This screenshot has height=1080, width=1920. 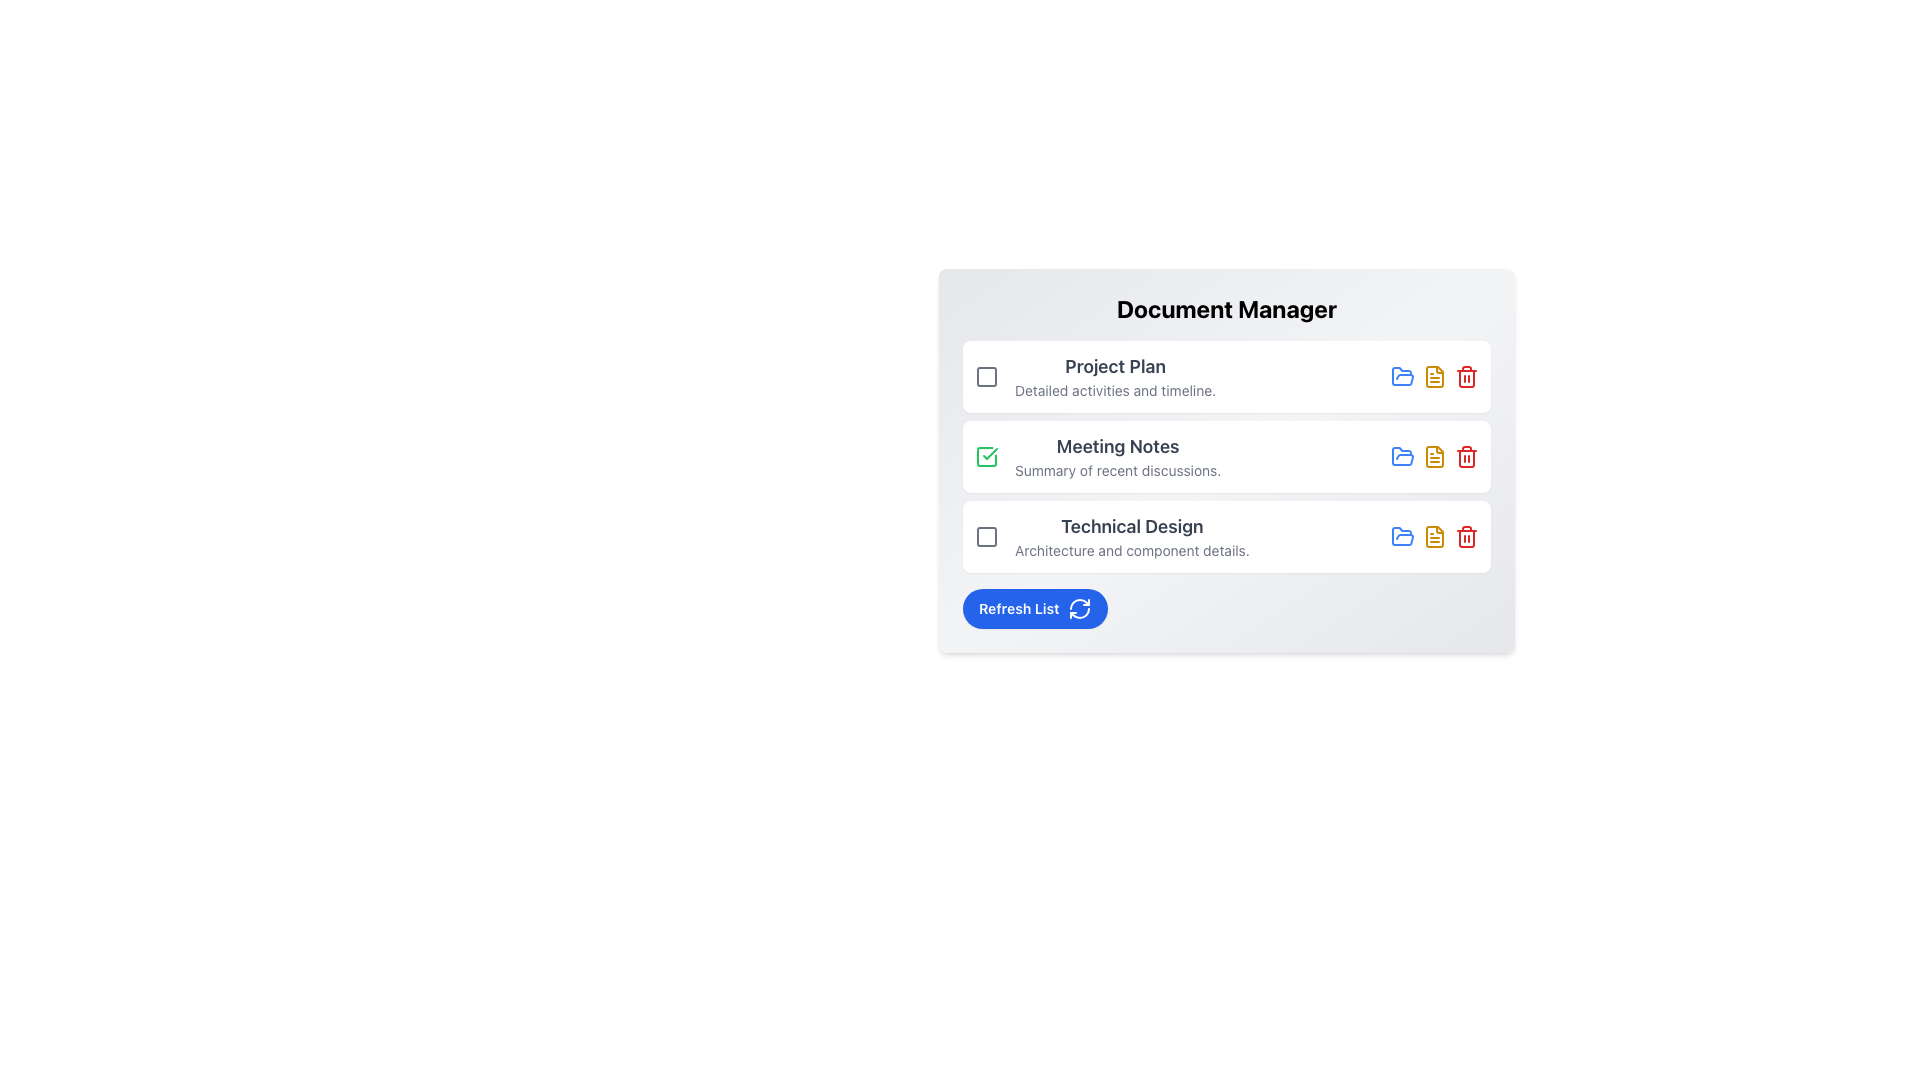 I want to click on the 'Technical Design' document section list item, so click(x=1226, y=535).